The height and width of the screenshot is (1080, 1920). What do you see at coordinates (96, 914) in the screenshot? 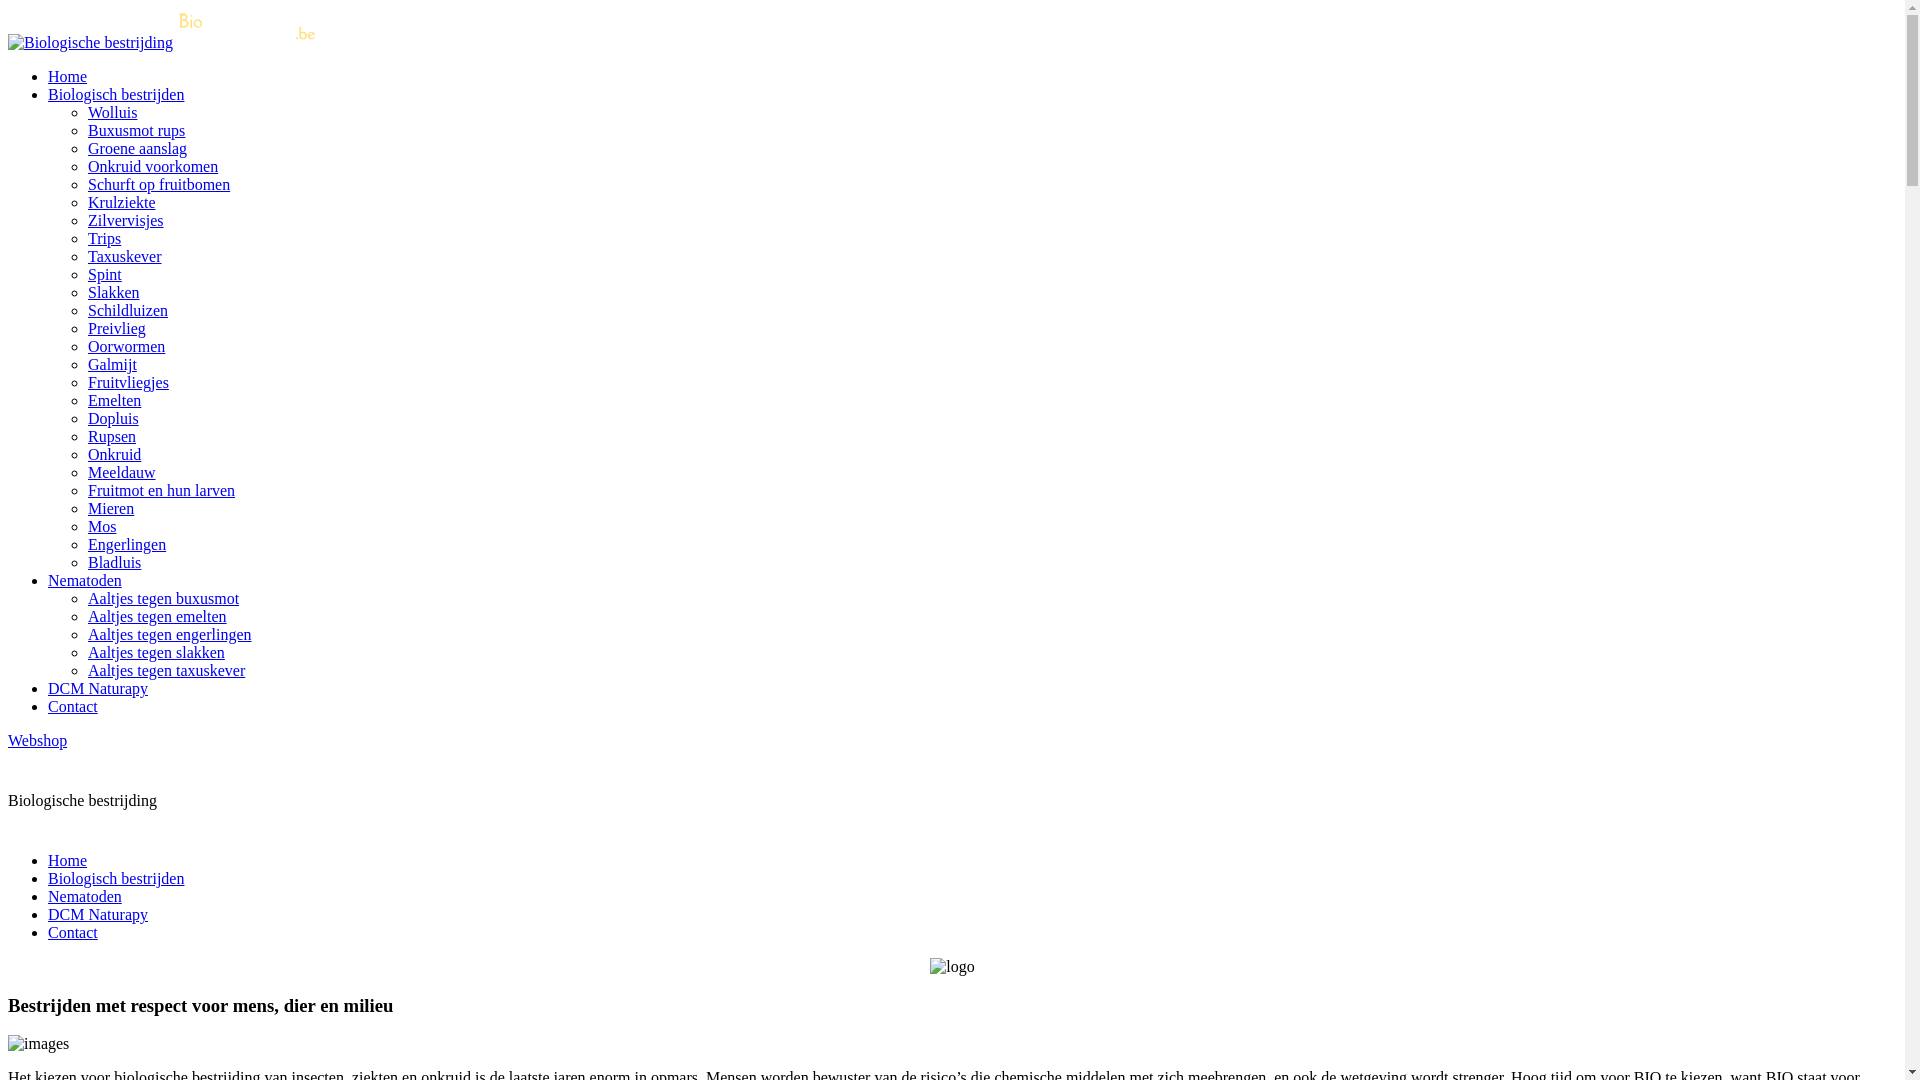
I see `'DCM Naturapy'` at bounding box center [96, 914].